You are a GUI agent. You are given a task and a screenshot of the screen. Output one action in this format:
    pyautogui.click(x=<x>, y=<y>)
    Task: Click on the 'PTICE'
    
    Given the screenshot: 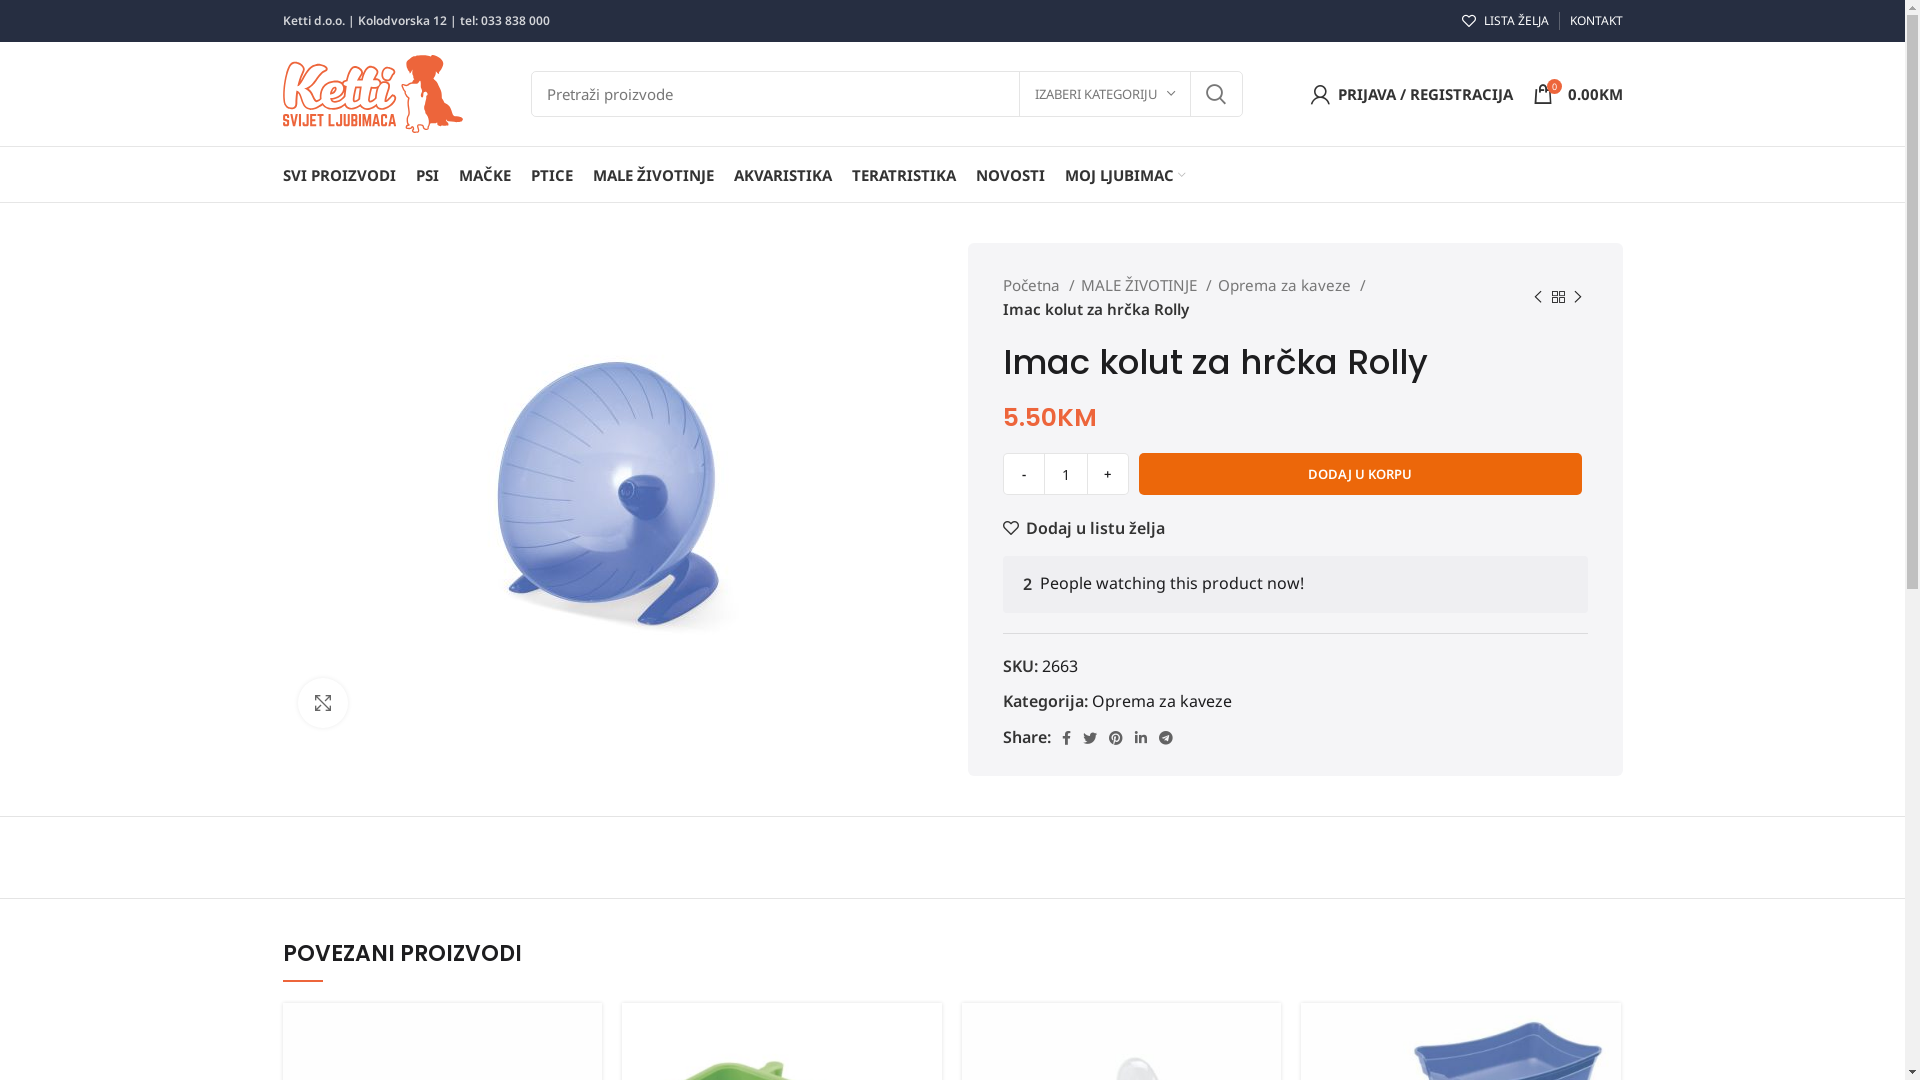 What is the action you would take?
    pyautogui.click(x=551, y=172)
    